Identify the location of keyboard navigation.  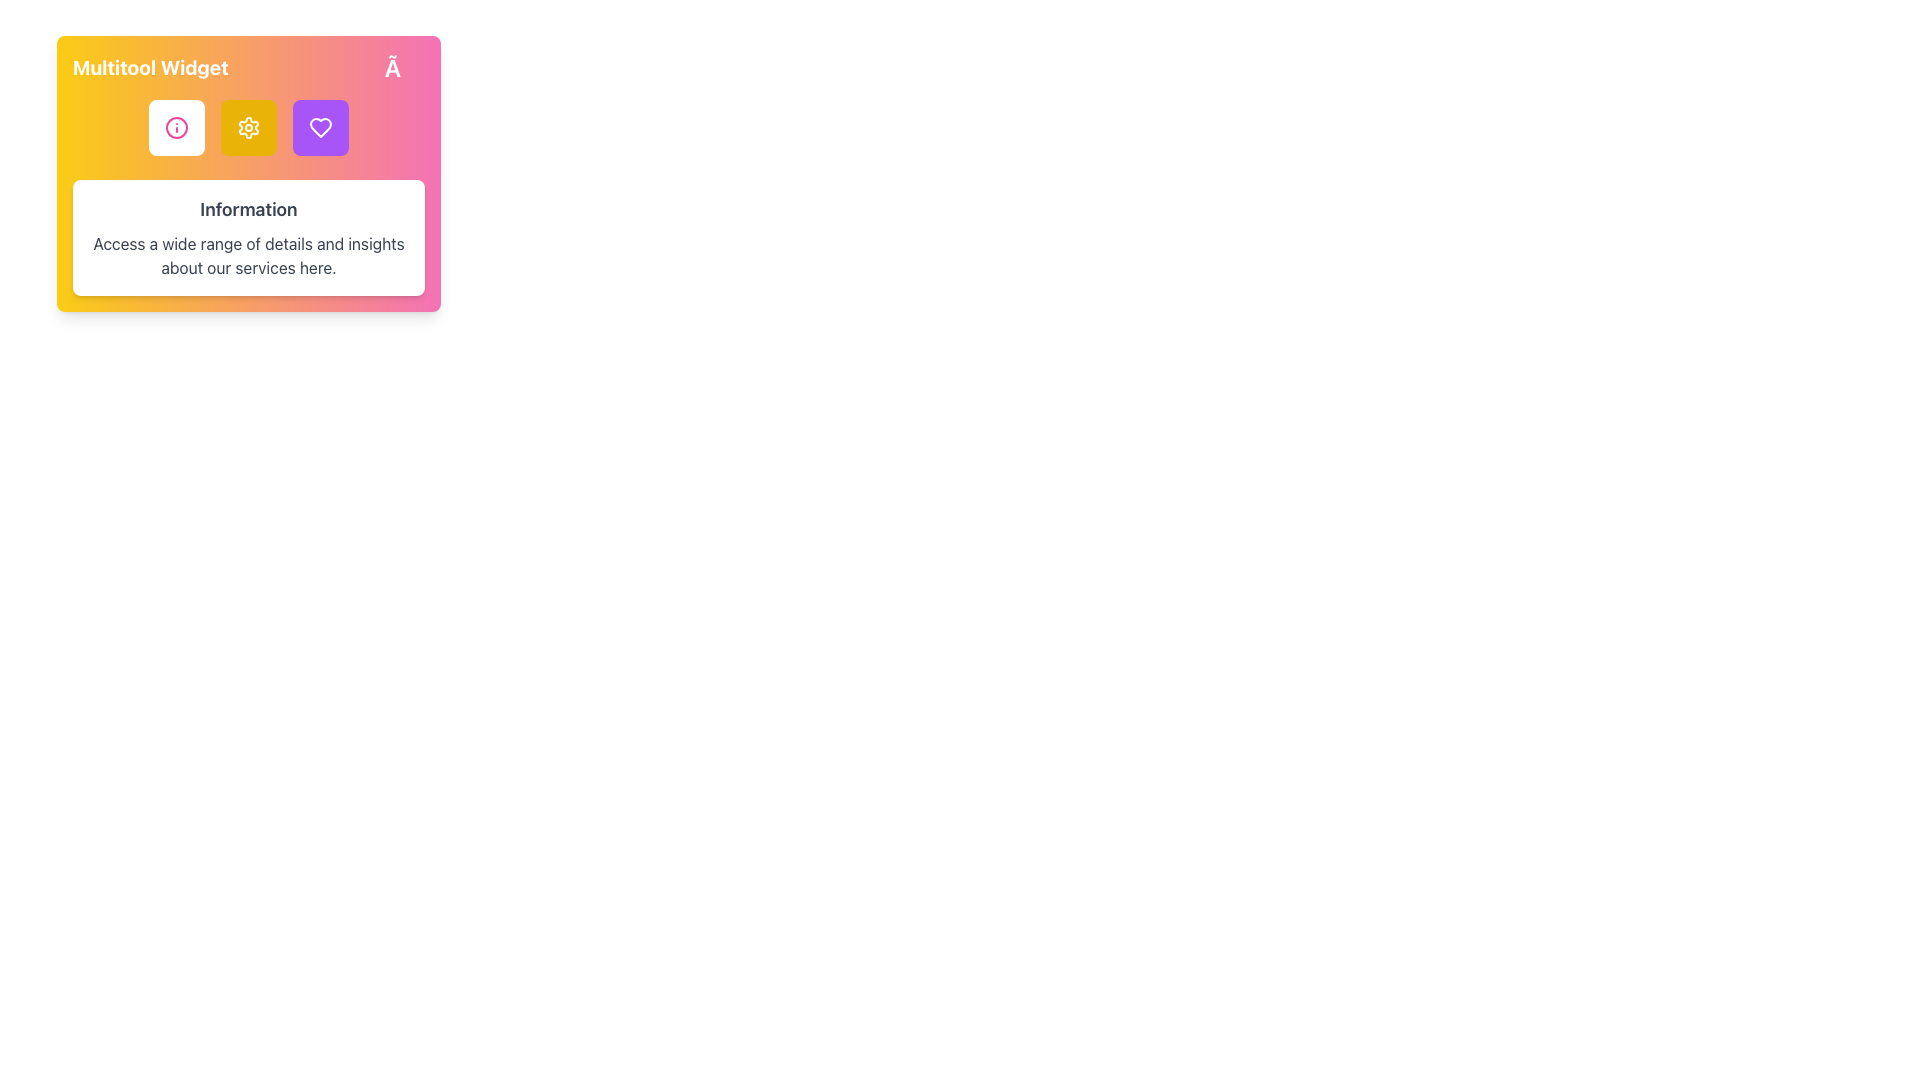
(321, 127).